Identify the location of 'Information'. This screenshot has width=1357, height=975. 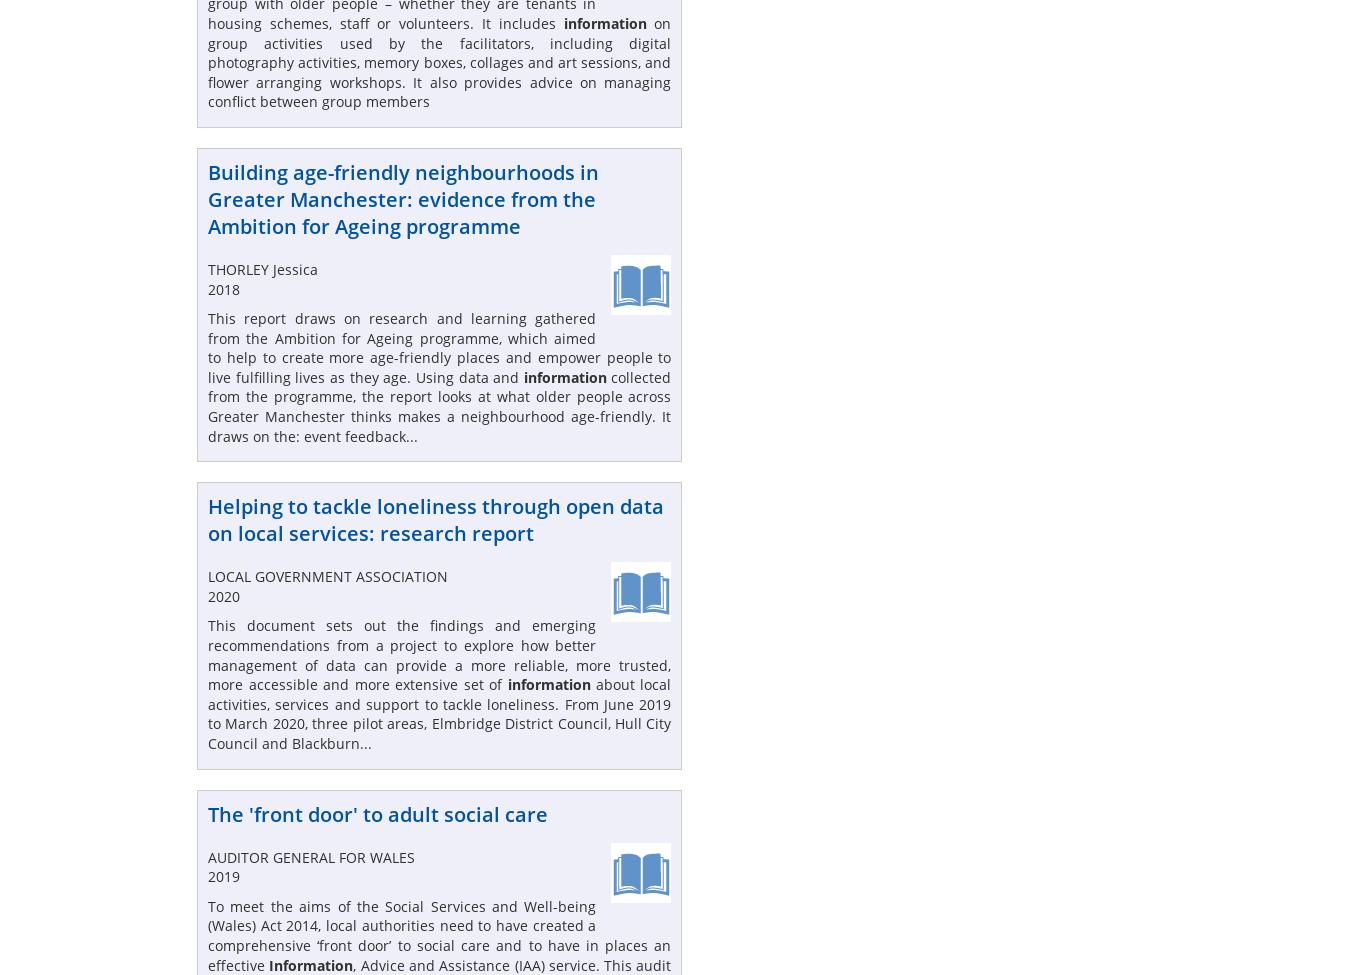
(268, 963).